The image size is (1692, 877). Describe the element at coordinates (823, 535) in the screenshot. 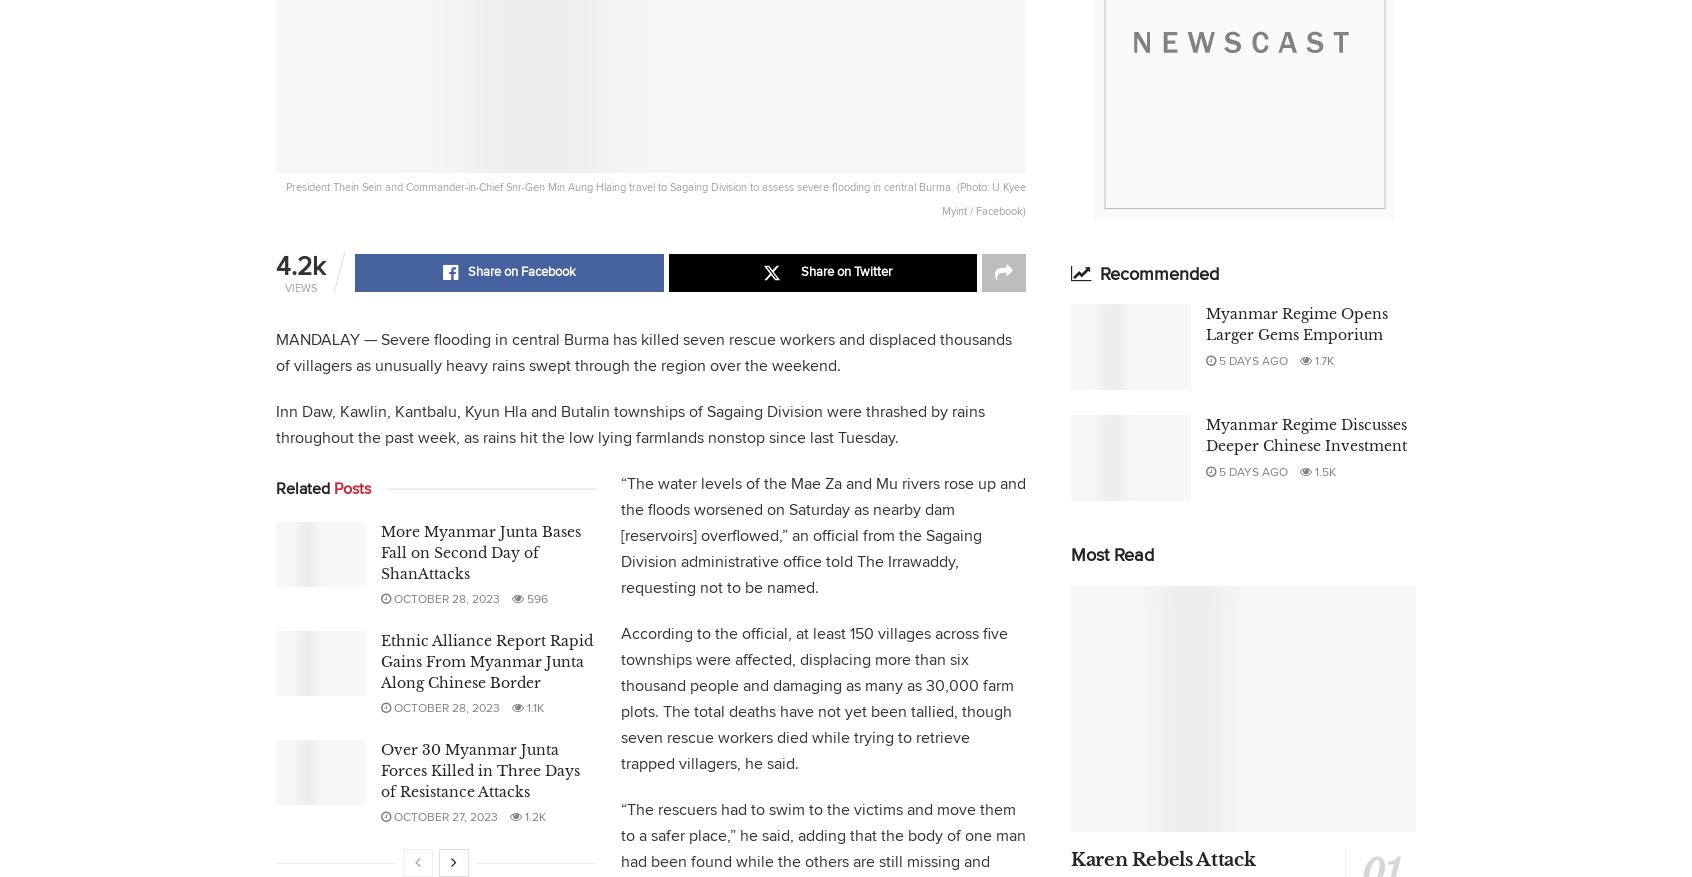

I see `'“The water levels of the Mae Za and Mu rivers rose up and the floods worsened on Saturday as nearby dam [reservoirs] overflowed,” an official from the Sagaing Division administrative office told The Irrawaddy, requesting not to be named.'` at that location.